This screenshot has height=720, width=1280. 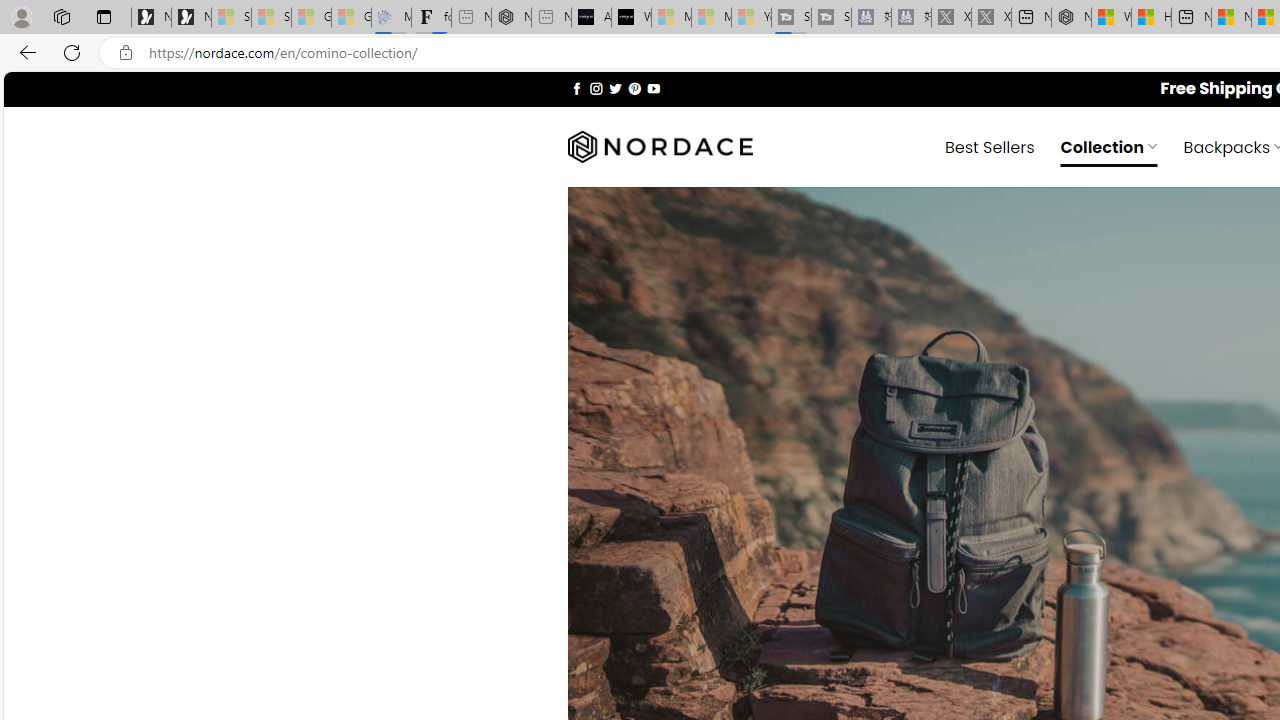 I want to click on 'Microsoft Start - Sleeping', so click(x=711, y=17).